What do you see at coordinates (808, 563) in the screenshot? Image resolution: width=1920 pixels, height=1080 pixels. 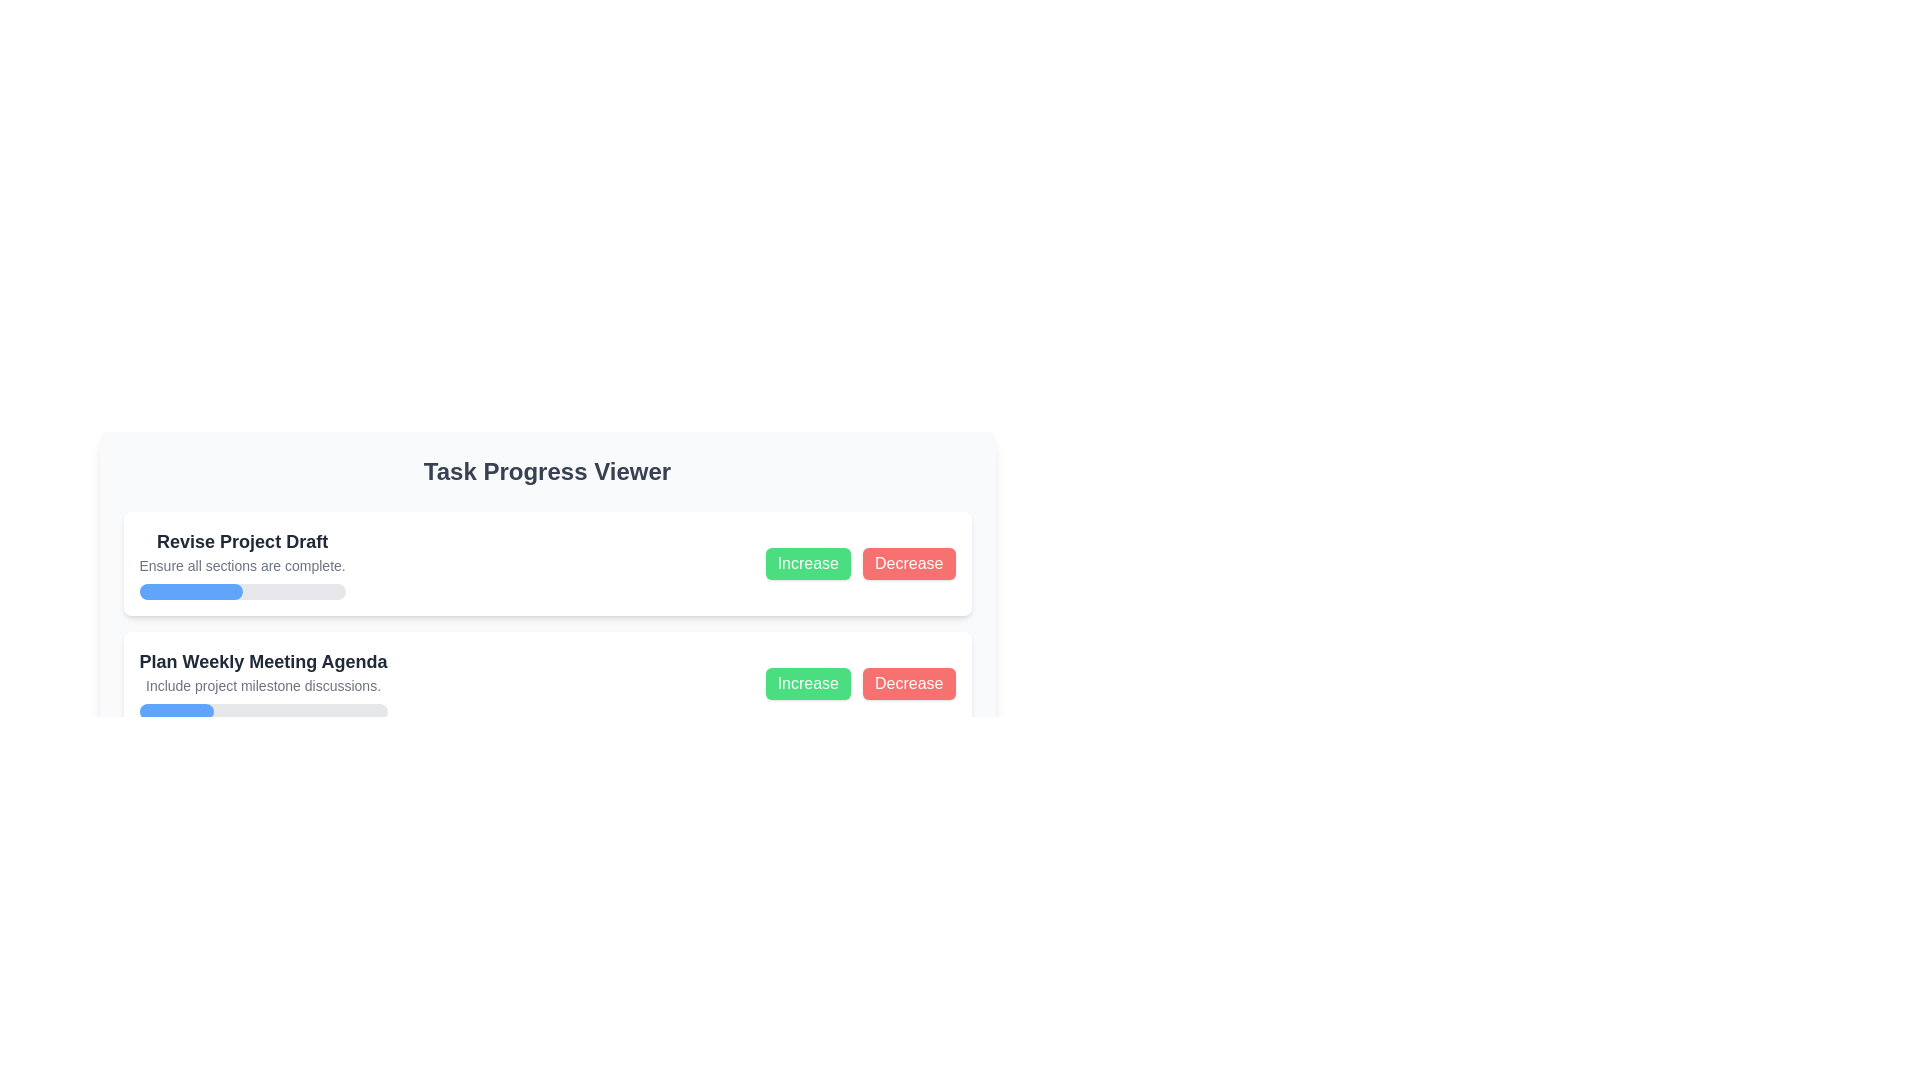 I see `the 'Increase' button for task 1` at bounding box center [808, 563].